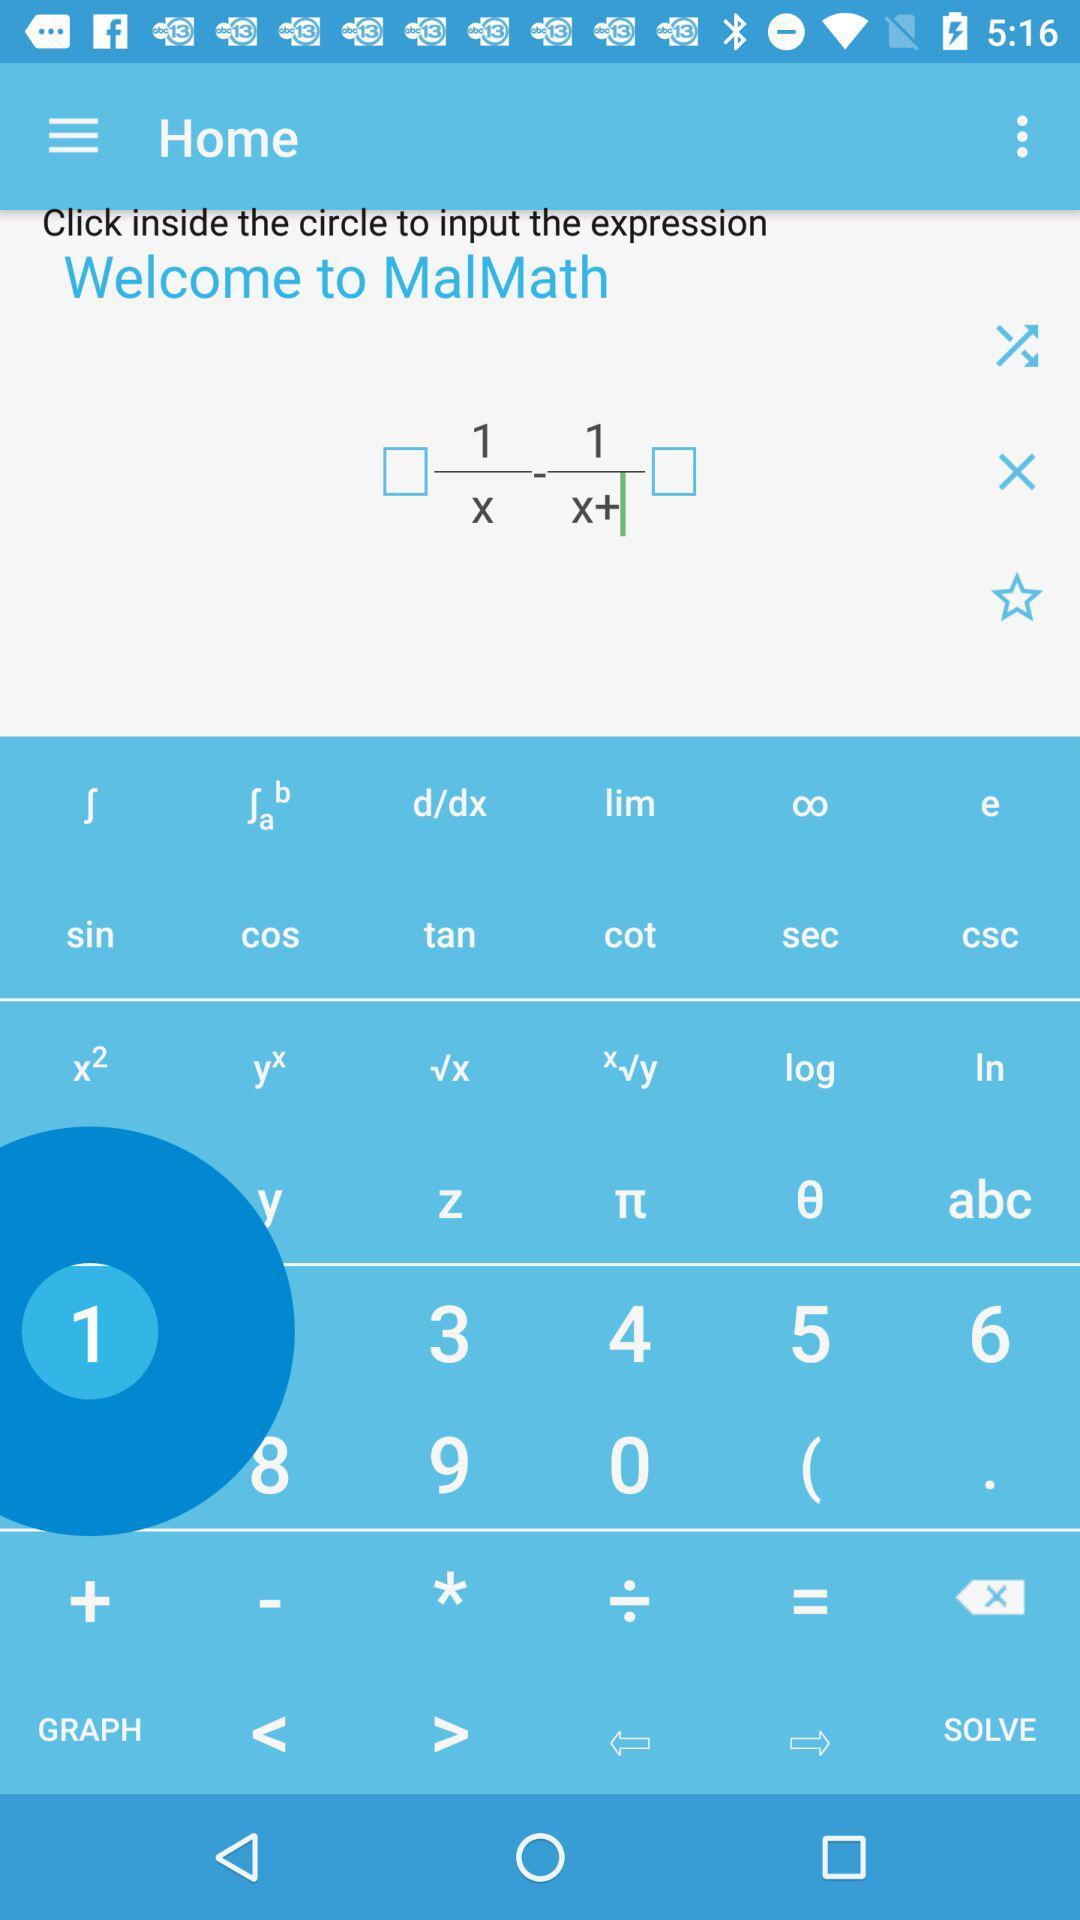  Describe the element at coordinates (1017, 345) in the screenshot. I see `refeet option` at that location.